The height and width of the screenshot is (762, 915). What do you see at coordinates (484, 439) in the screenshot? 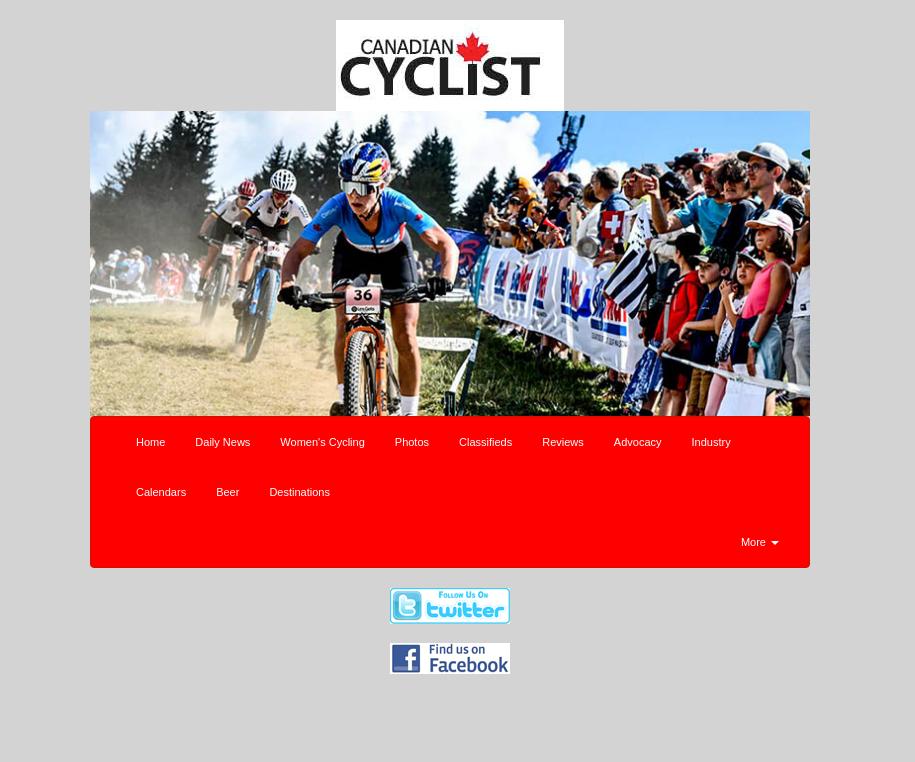
I see `'Classifieds'` at bounding box center [484, 439].